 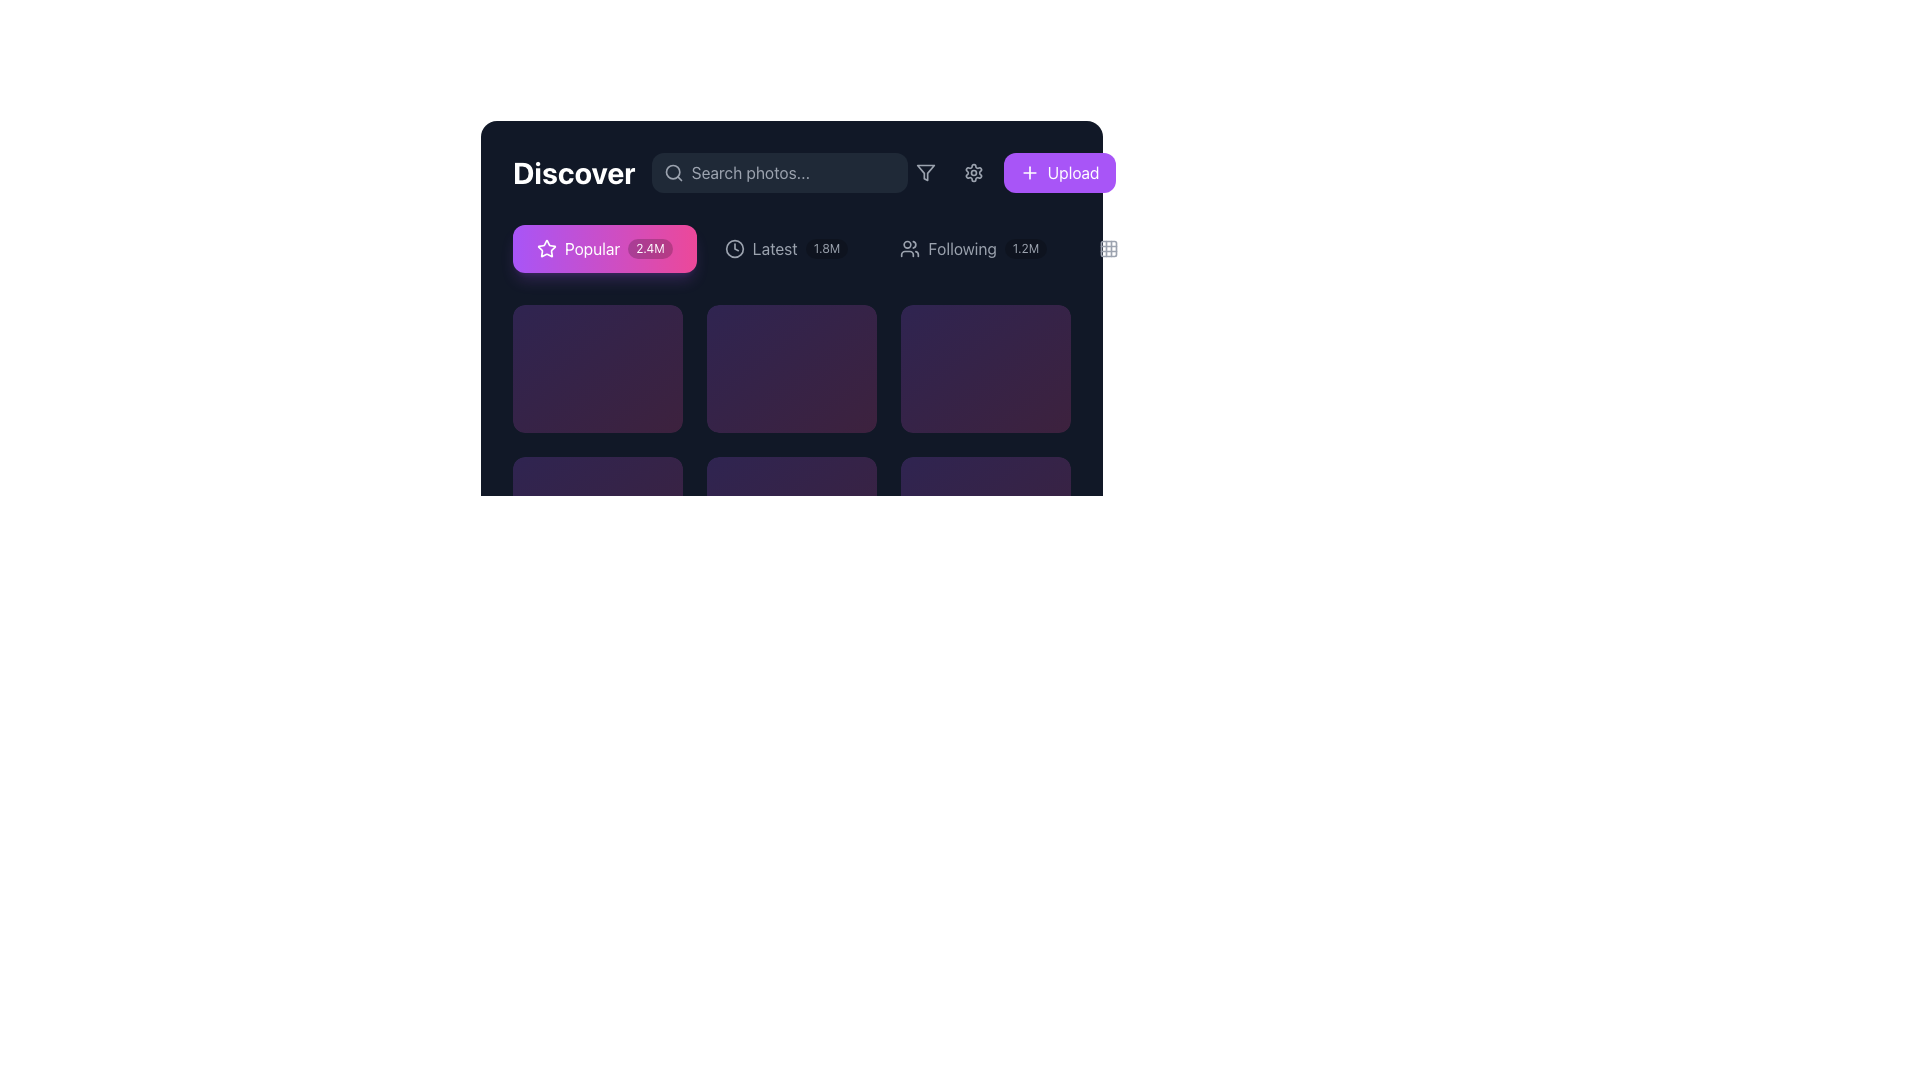 What do you see at coordinates (924, 172) in the screenshot?
I see `the filter icon located near the top-right corner of the application interface, adjacent to the search bar, to initiate a filtering action` at bounding box center [924, 172].